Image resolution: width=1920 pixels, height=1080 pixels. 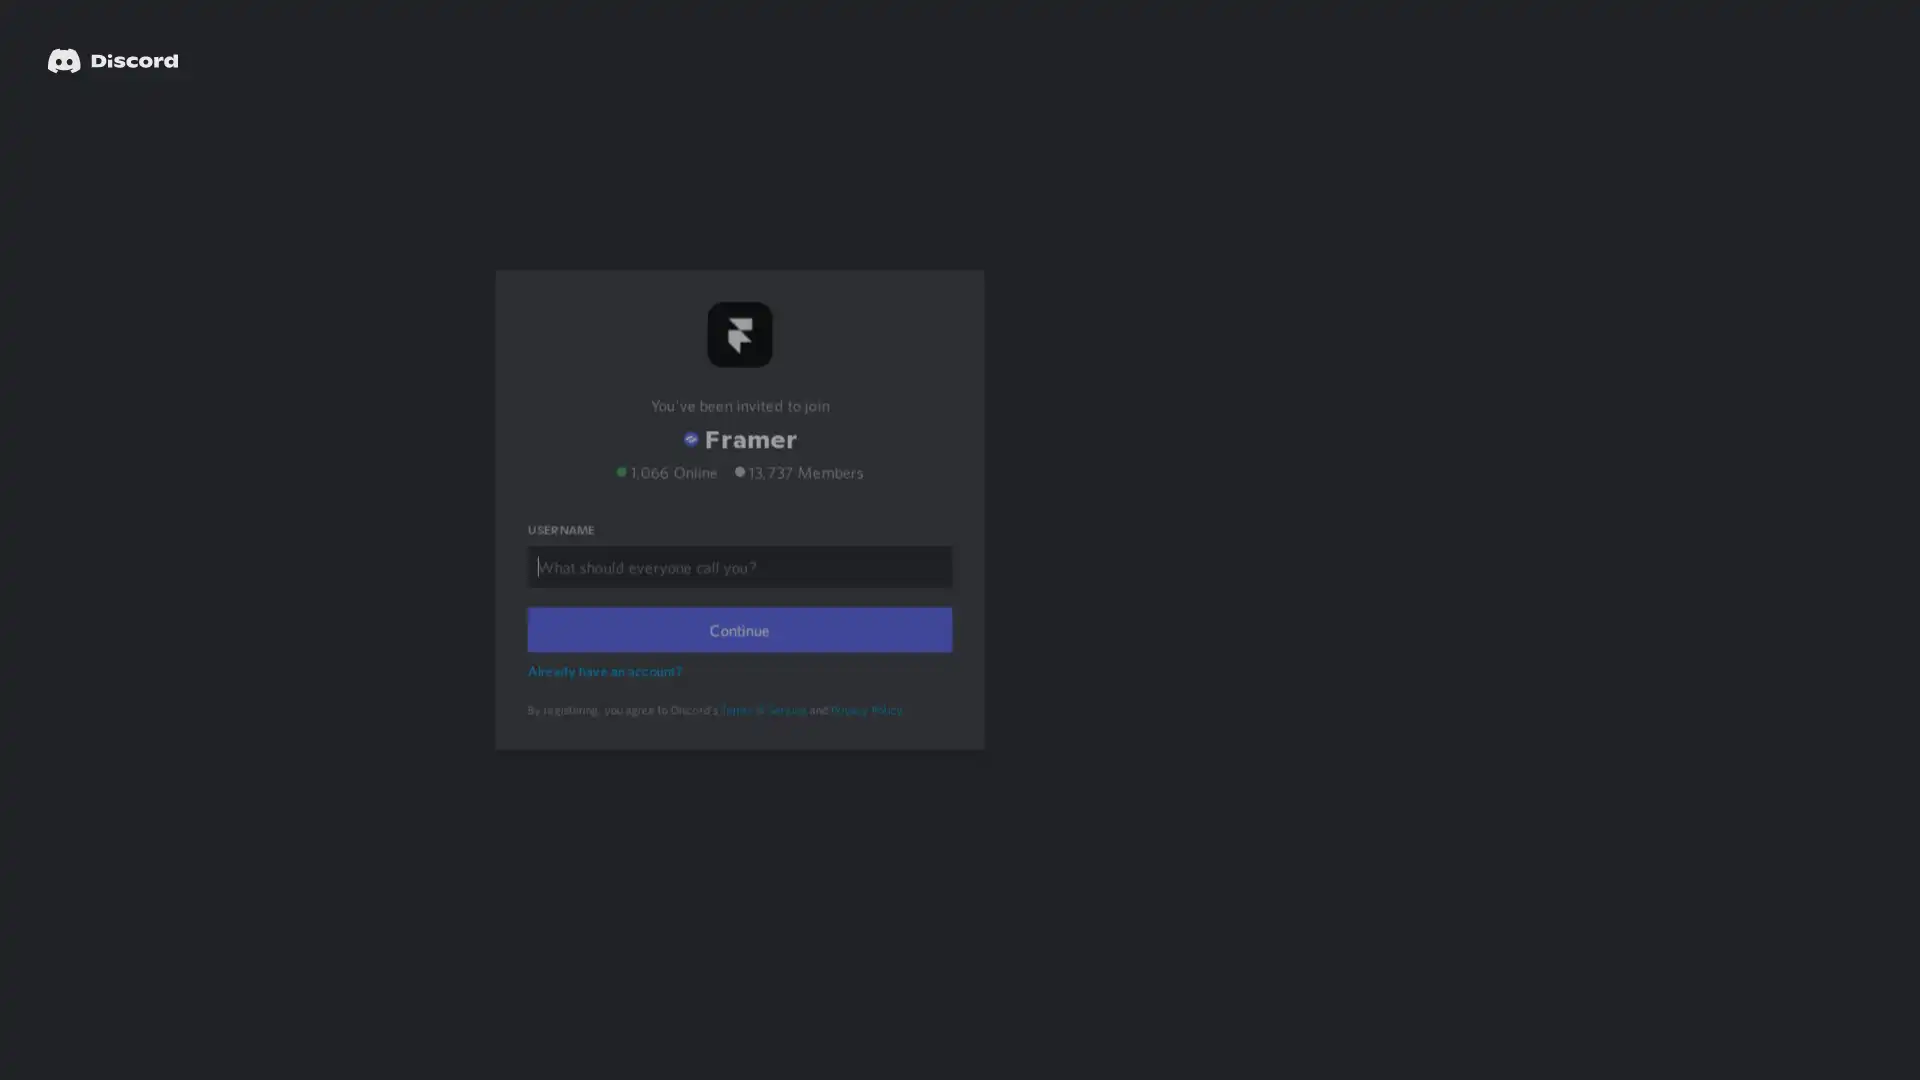 What do you see at coordinates (738, 656) in the screenshot?
I see `Continue` at bounding box center [738, 656].